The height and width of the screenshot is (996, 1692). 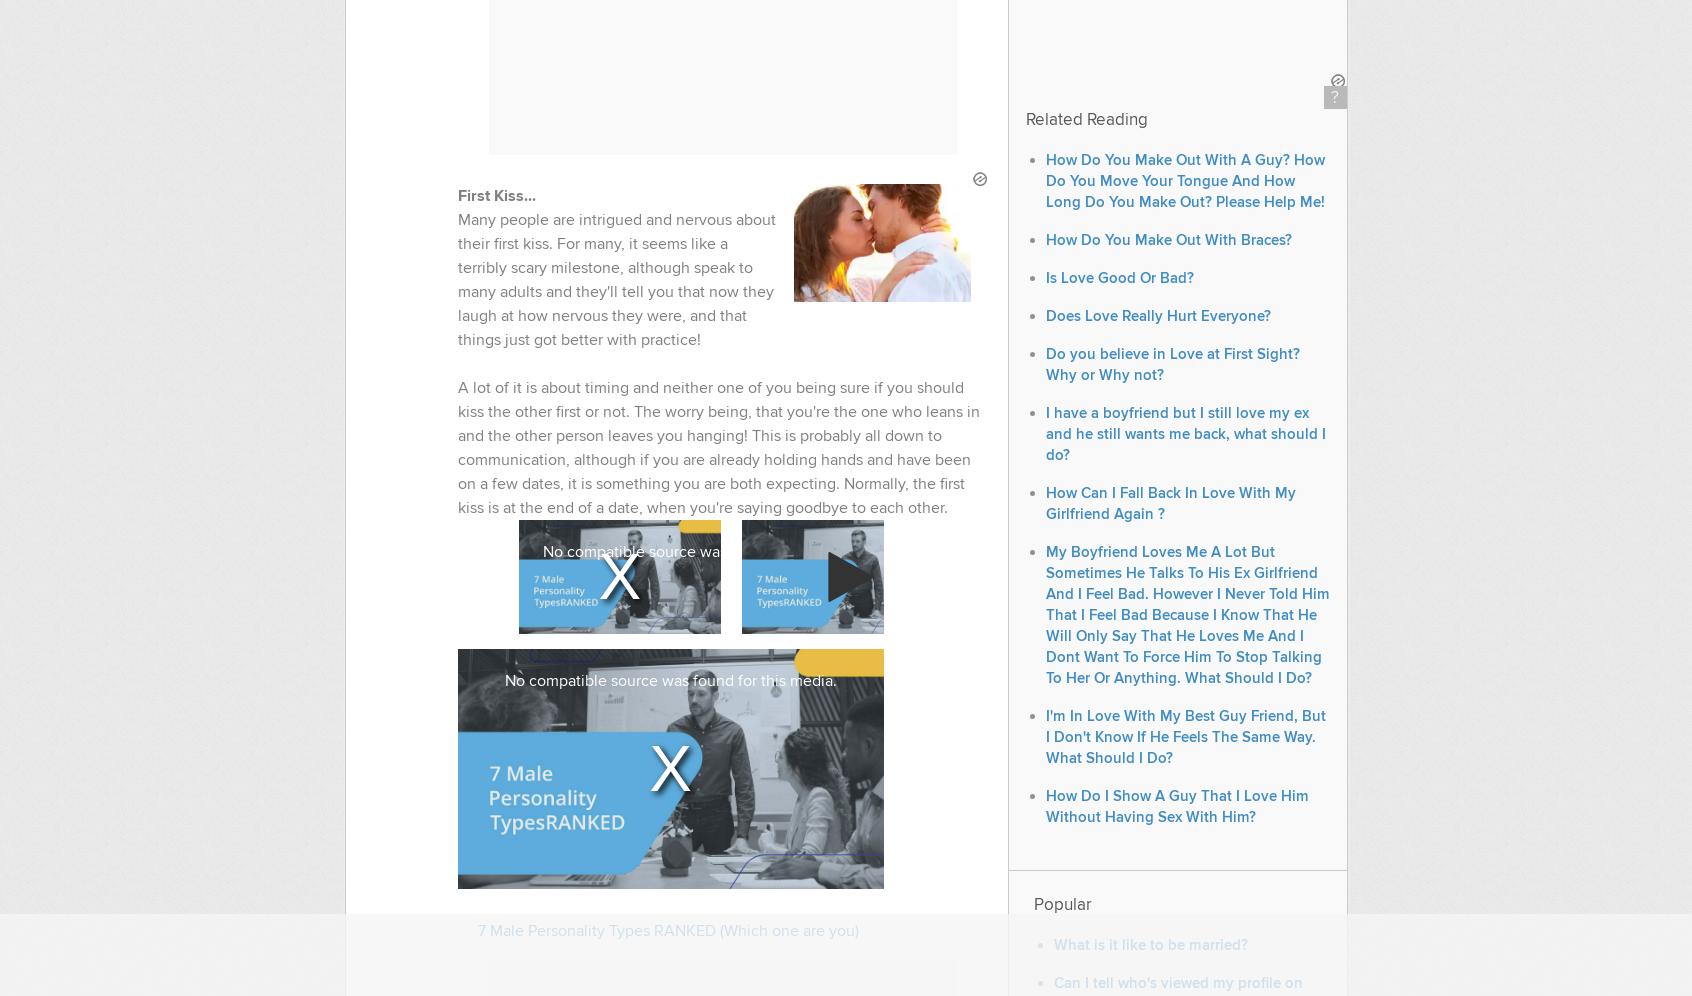 What do you see at coordinates (1085, 120) in the screenshot?
I see `'Related Reading'` at bounding box center [1085, 120].